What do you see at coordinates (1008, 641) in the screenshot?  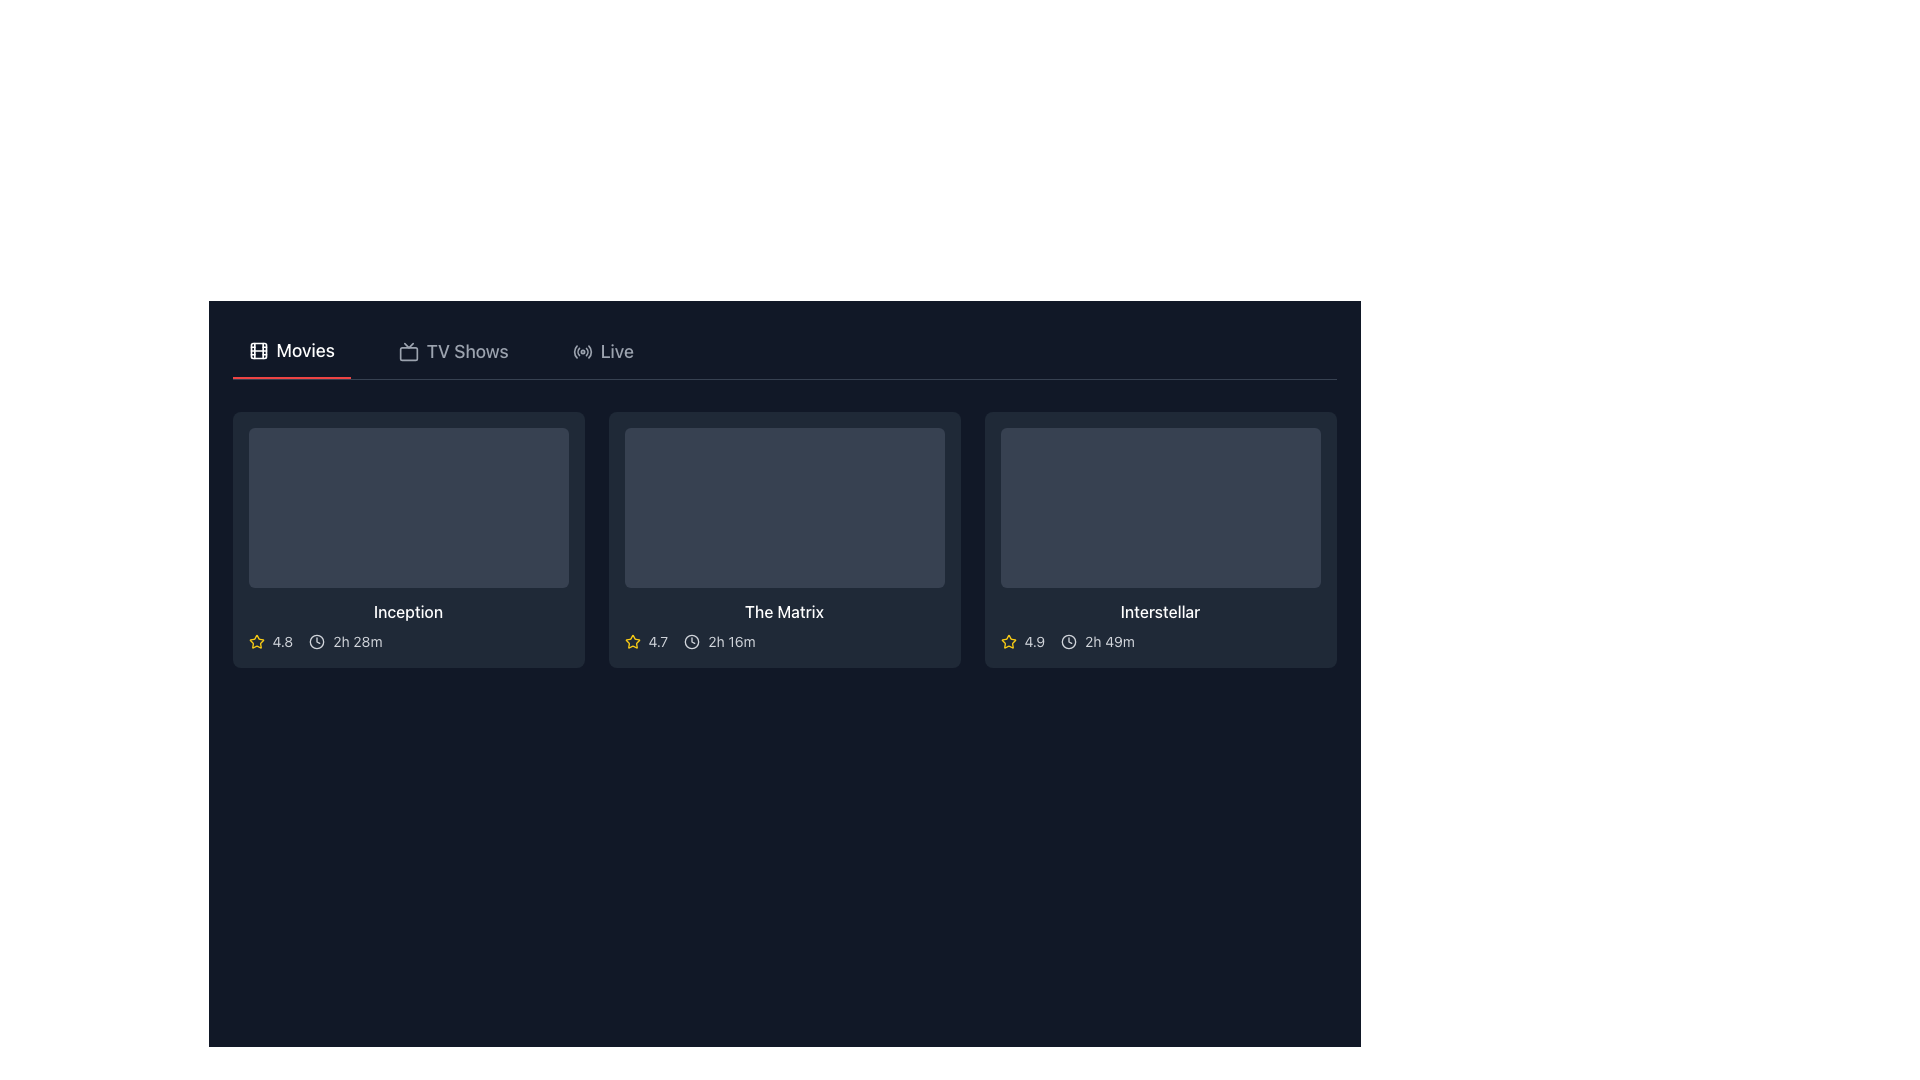 I see `the rating icon for the movie 'Interstellar', which visually indicates a rating and is part of a group displaying information about the movie` at bounding box center [1008, 641].